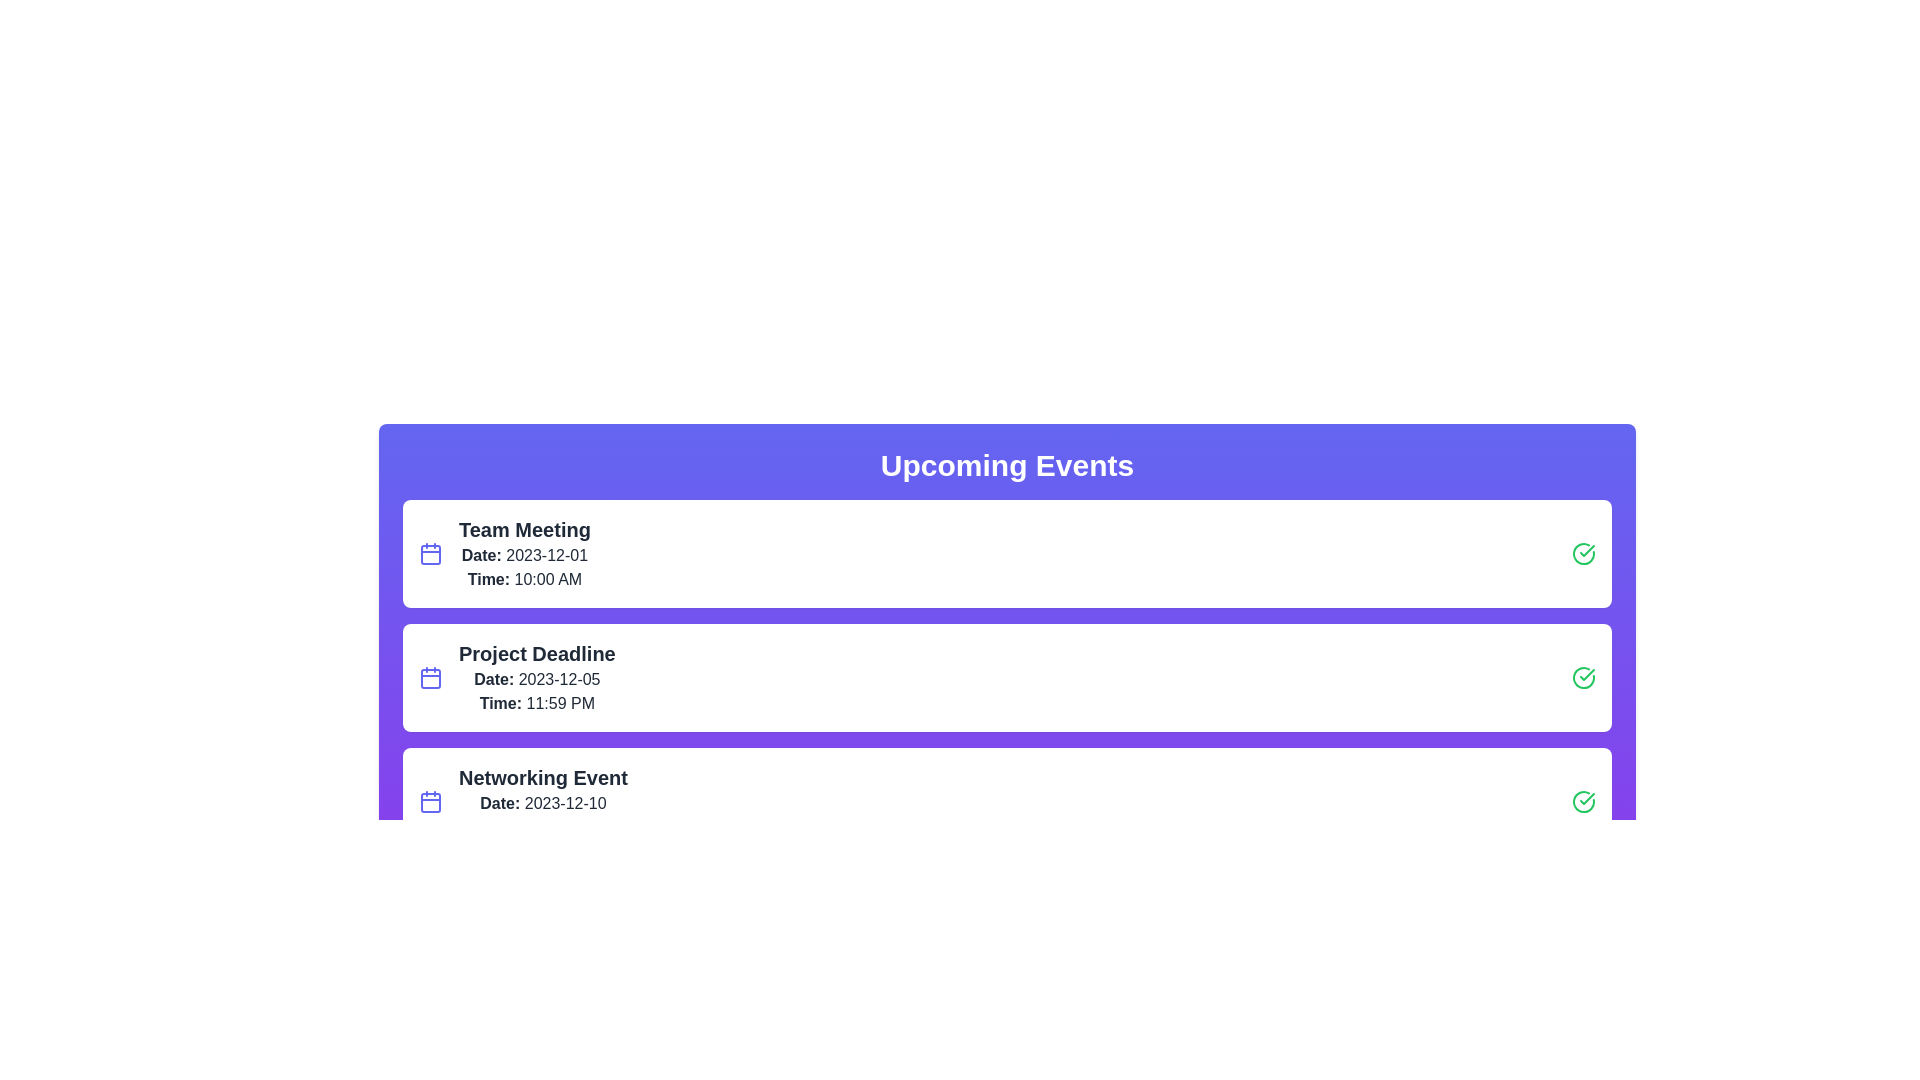  I want to click on the green check-circle icon on the far-right side of the project deadline entry, so click(1583, 677).